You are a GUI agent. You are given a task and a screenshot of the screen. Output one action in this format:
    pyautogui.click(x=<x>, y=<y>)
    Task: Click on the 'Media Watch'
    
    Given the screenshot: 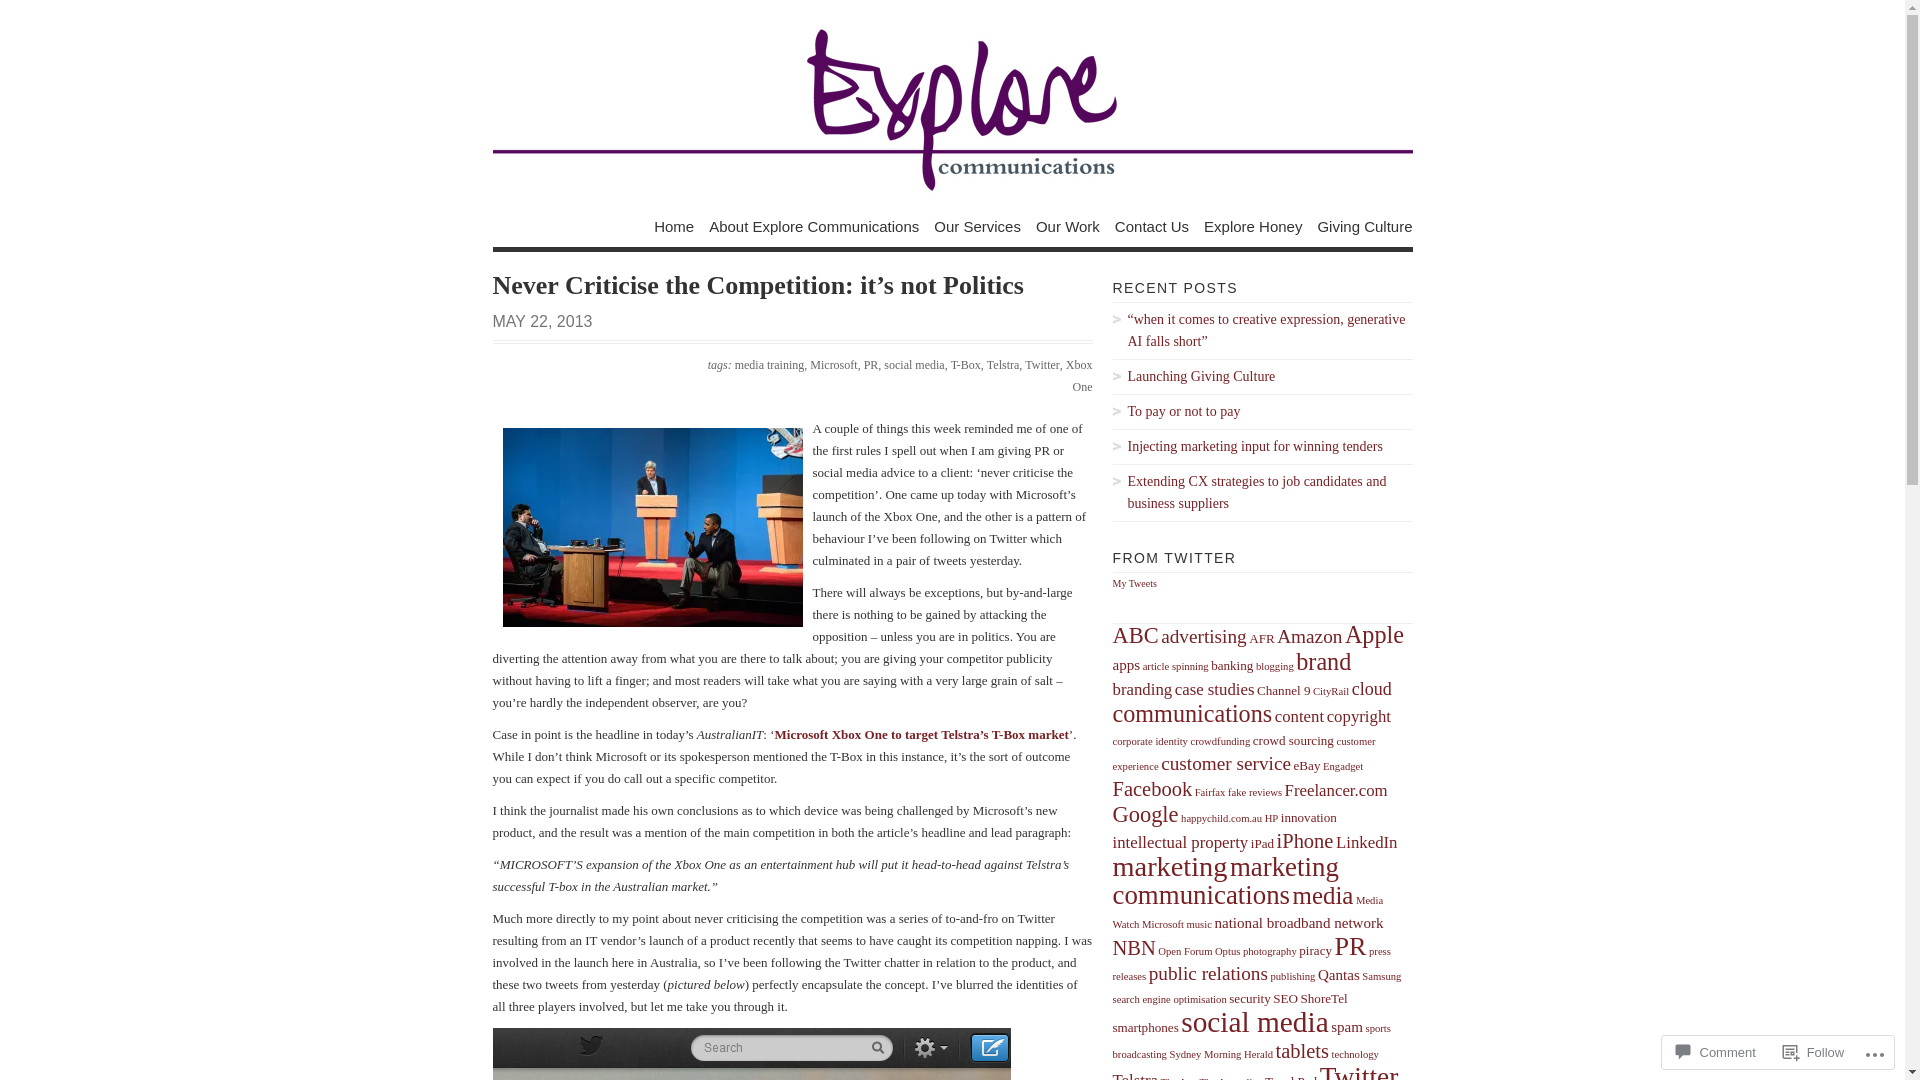 What is the action you would take?
    pyautogui.click(x=1111, y=912)
    